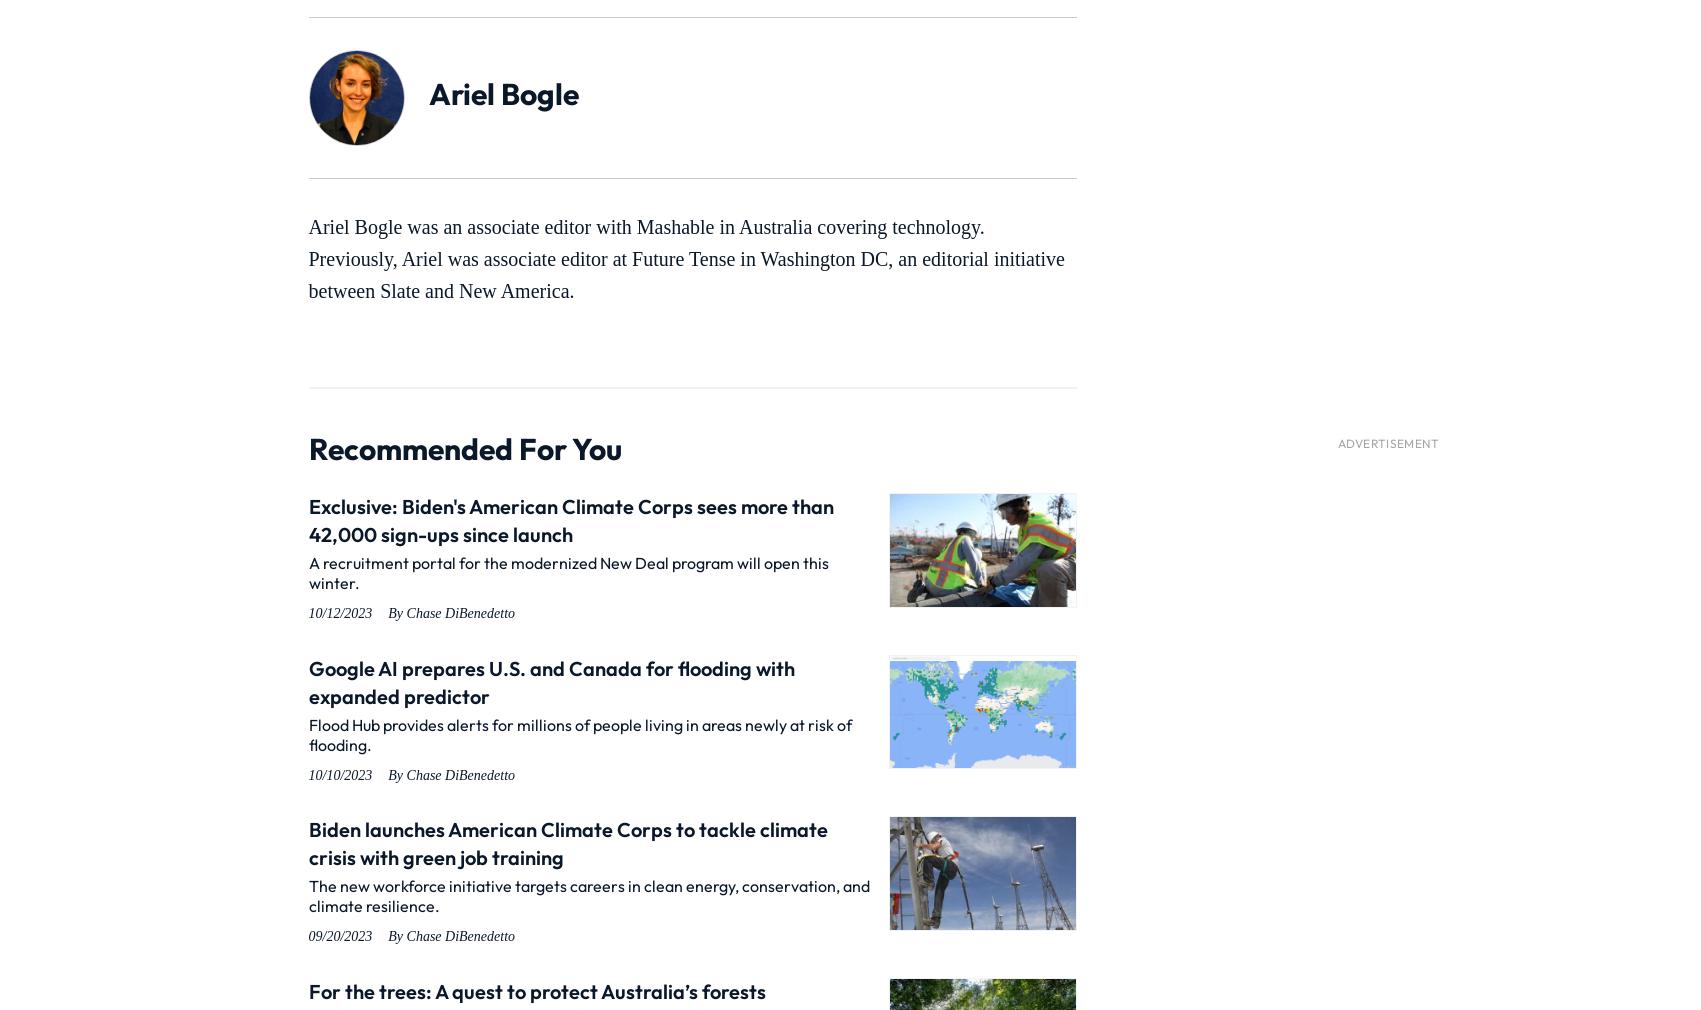 Image resolution: width=1701 pixels, height=1010 pixels. Describe the element at coordinates (570, 519) in the screenshot. I see `'Exclusive: Biden's American Climate Corps sees more than 42,000 sign-ups since launch'` at that location.